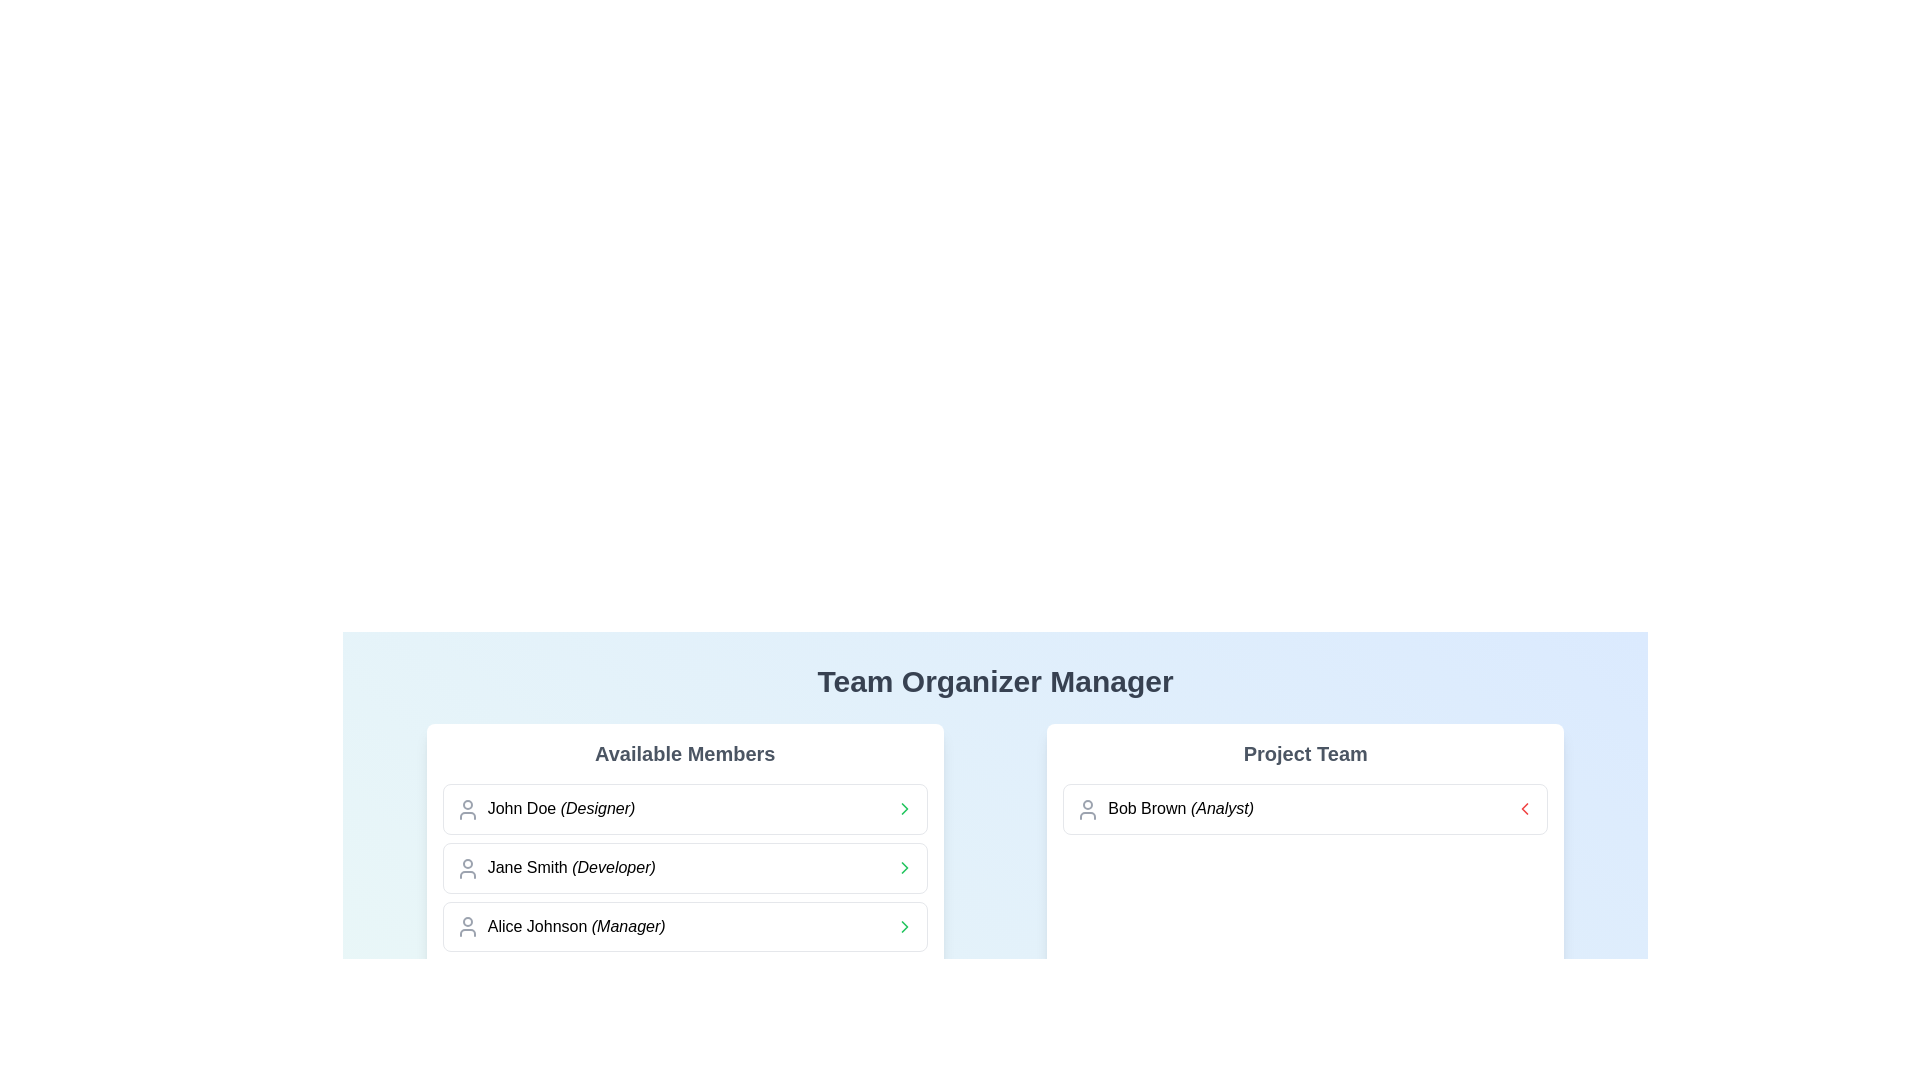 The image size is (1920, 1080). I want to click on the SVG-based user profile icon located in the top left corner of the list item labeled 'John Doe (Designer)' under the 'Available Members' section, so click(466, 808).